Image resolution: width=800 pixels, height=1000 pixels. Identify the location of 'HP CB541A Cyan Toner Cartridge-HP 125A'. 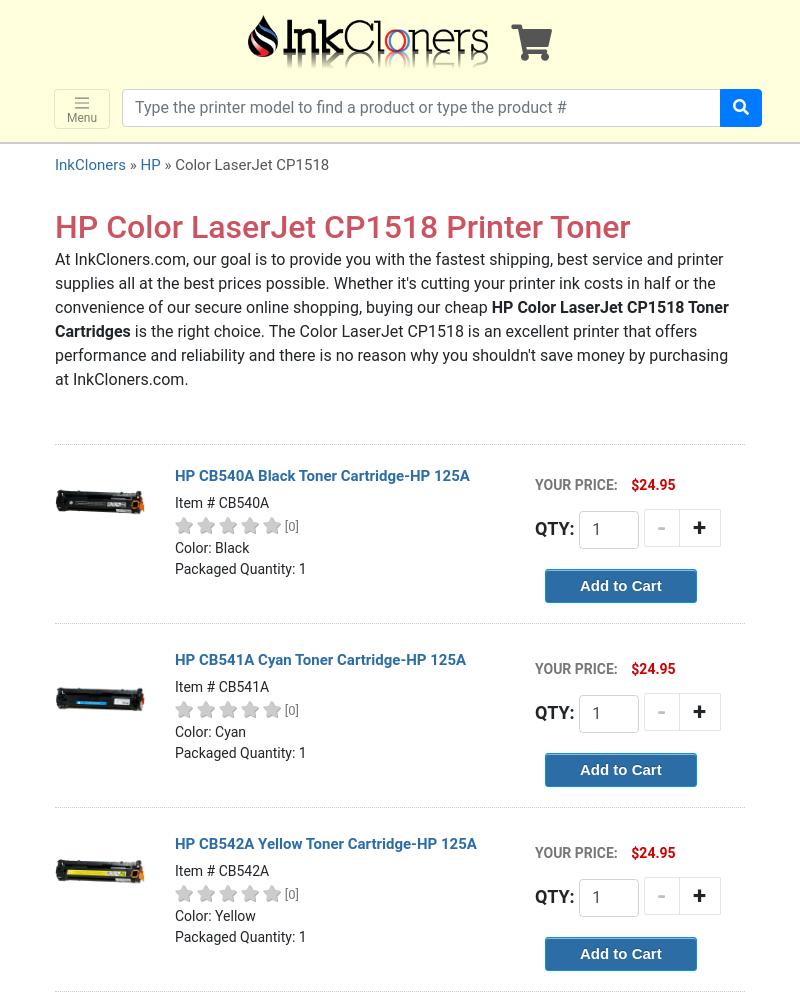
(319, 660).